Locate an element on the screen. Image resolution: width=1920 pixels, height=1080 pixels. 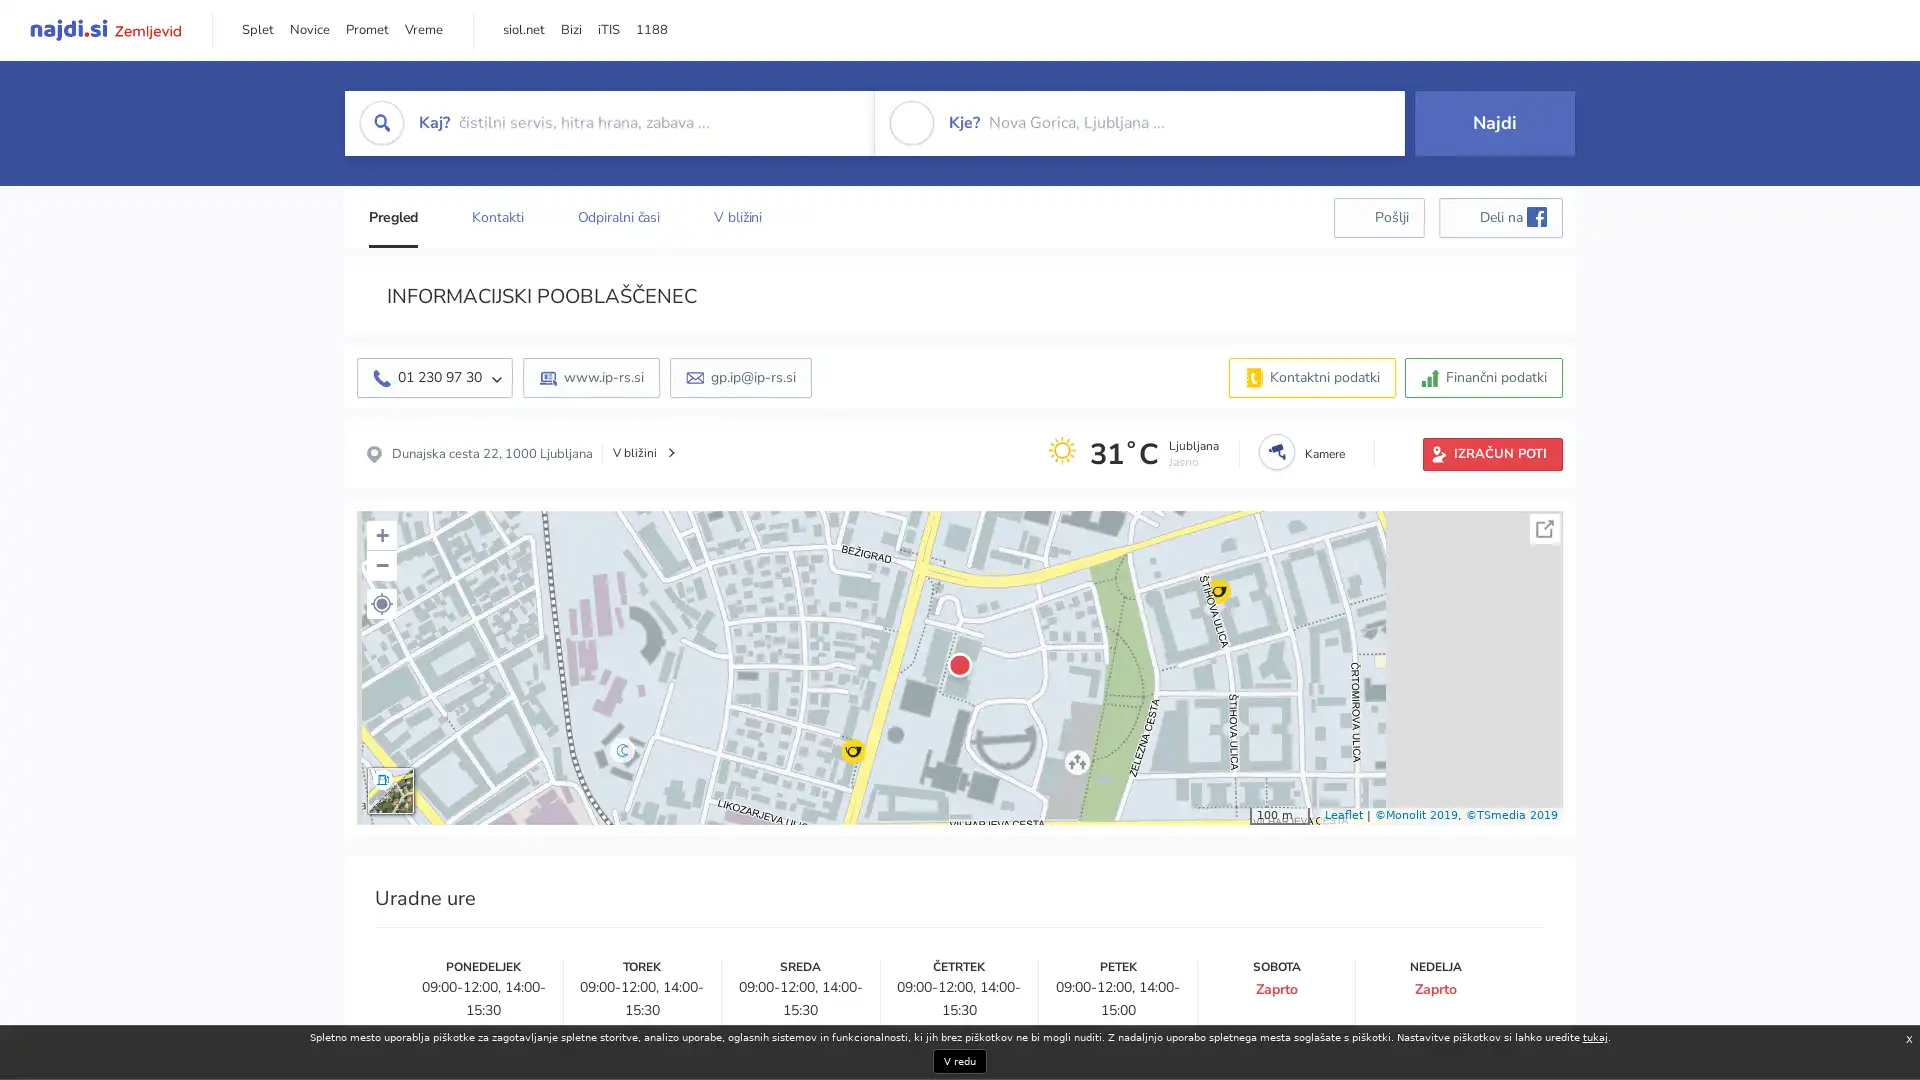
Najdi is located at coordinates (1494, 122).